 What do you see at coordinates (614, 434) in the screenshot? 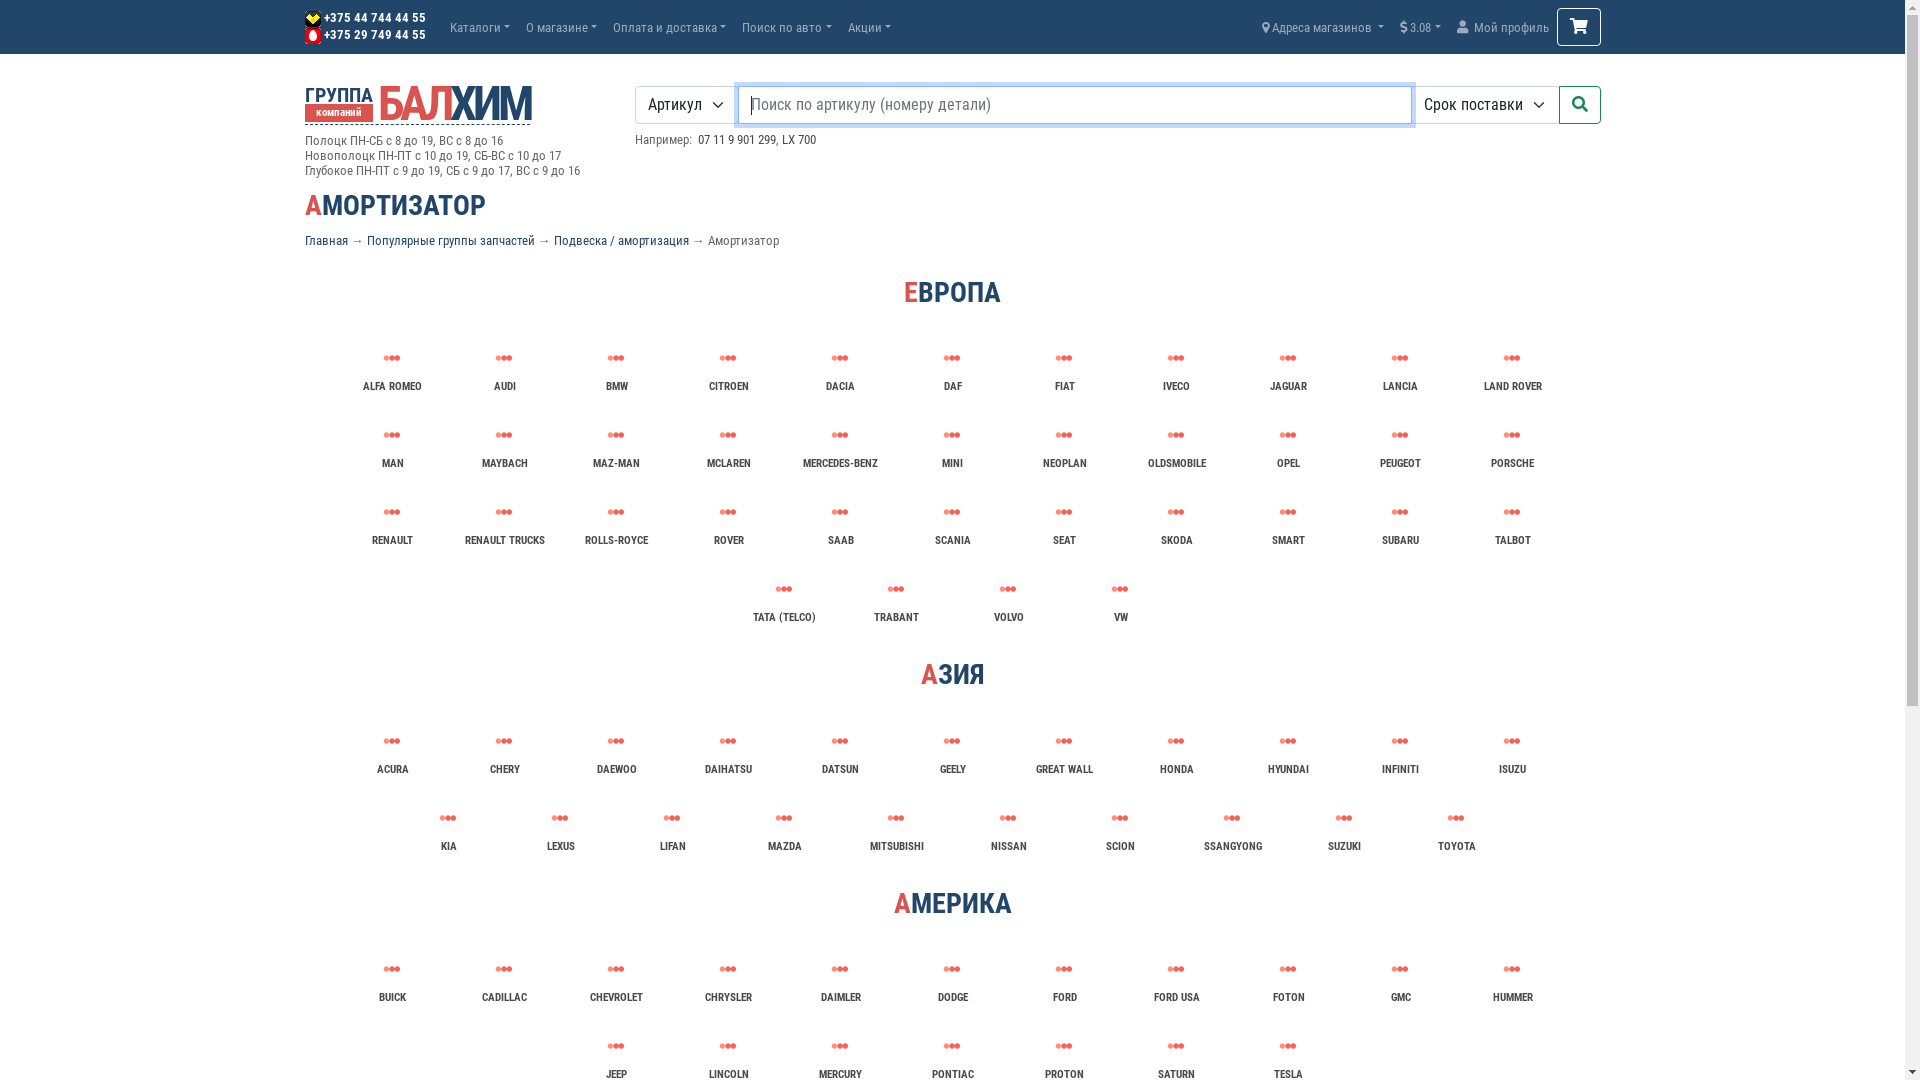
I see `'MAZ-MAN'` at bounding box center [614, 434].